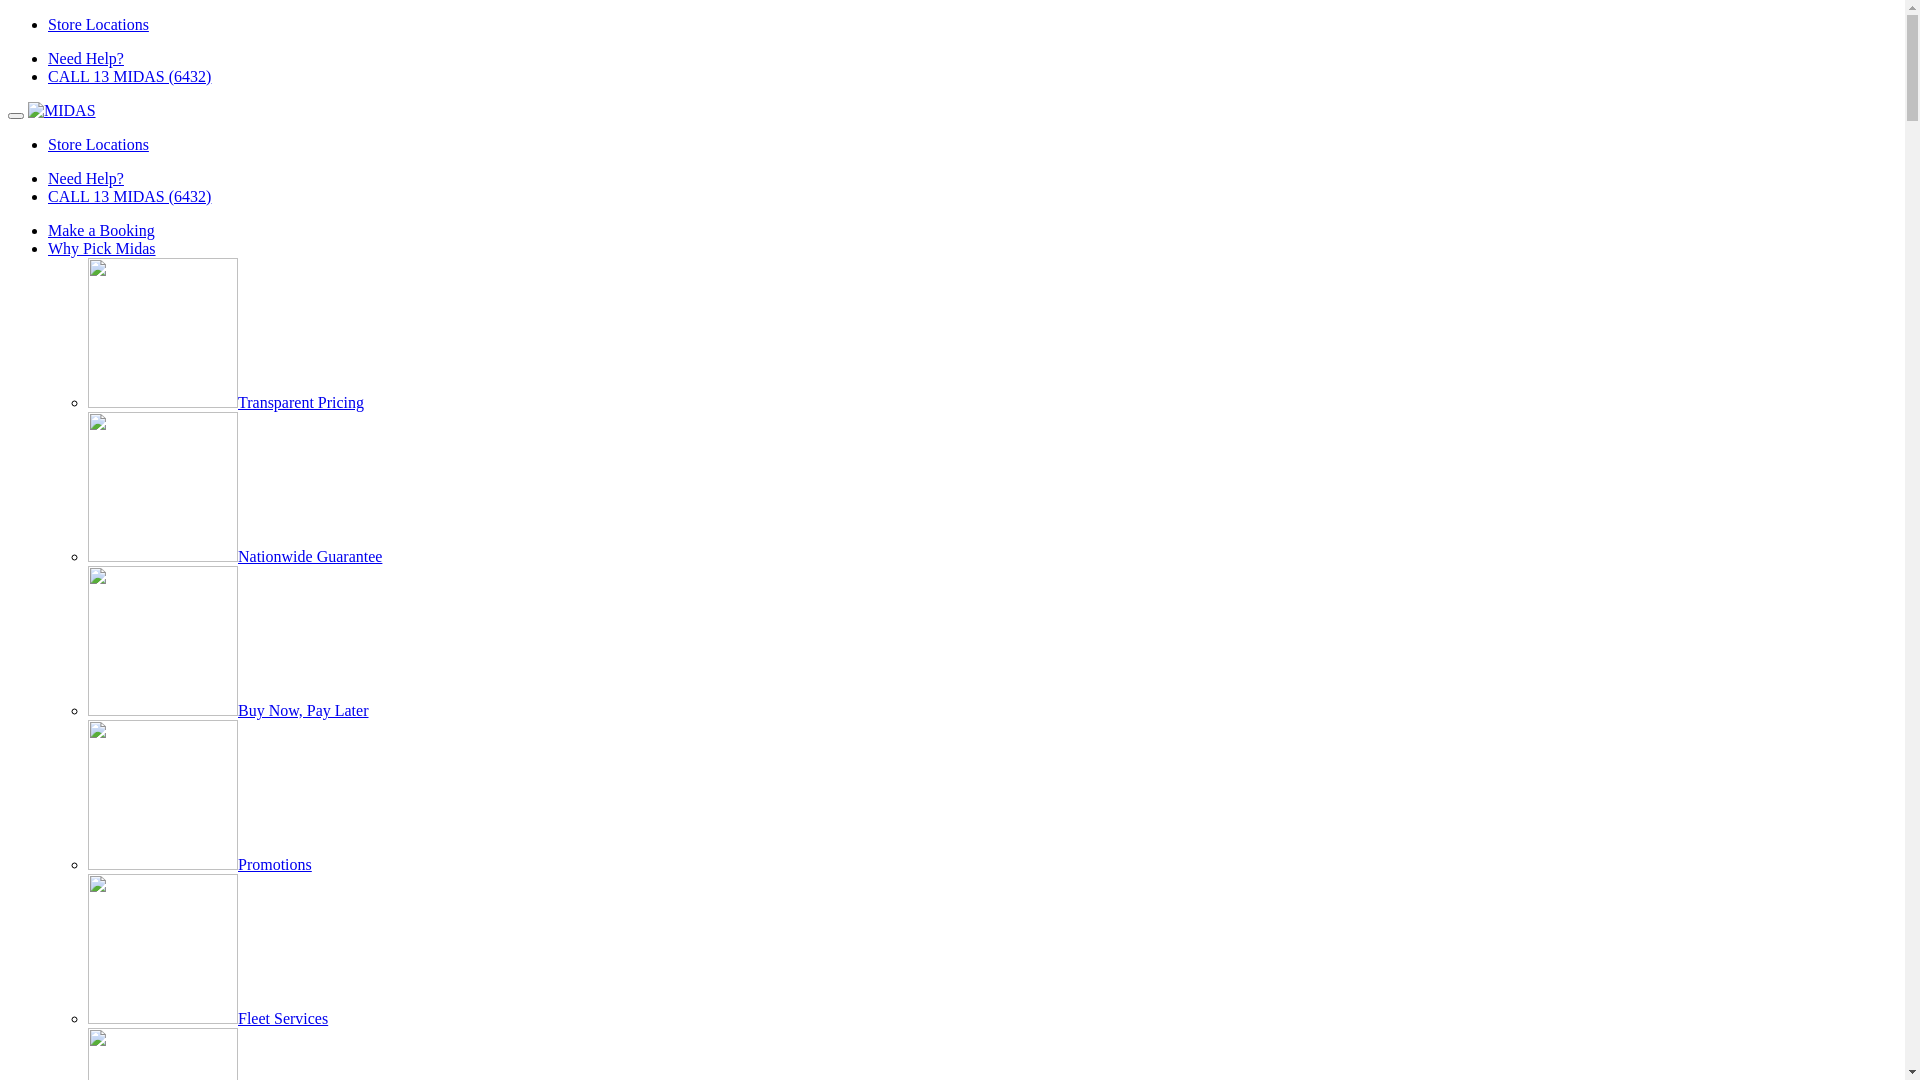 The width and height of the screenshot is (1920, 1080). I want to click on 'Nationwide Guarantee', so click(235, 556).